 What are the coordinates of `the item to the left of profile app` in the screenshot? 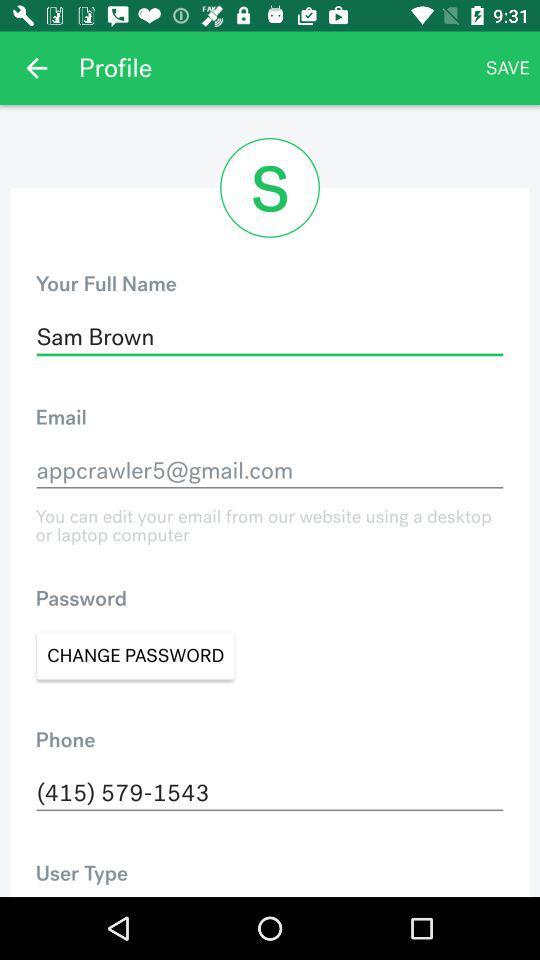 It's located at (36, 68).